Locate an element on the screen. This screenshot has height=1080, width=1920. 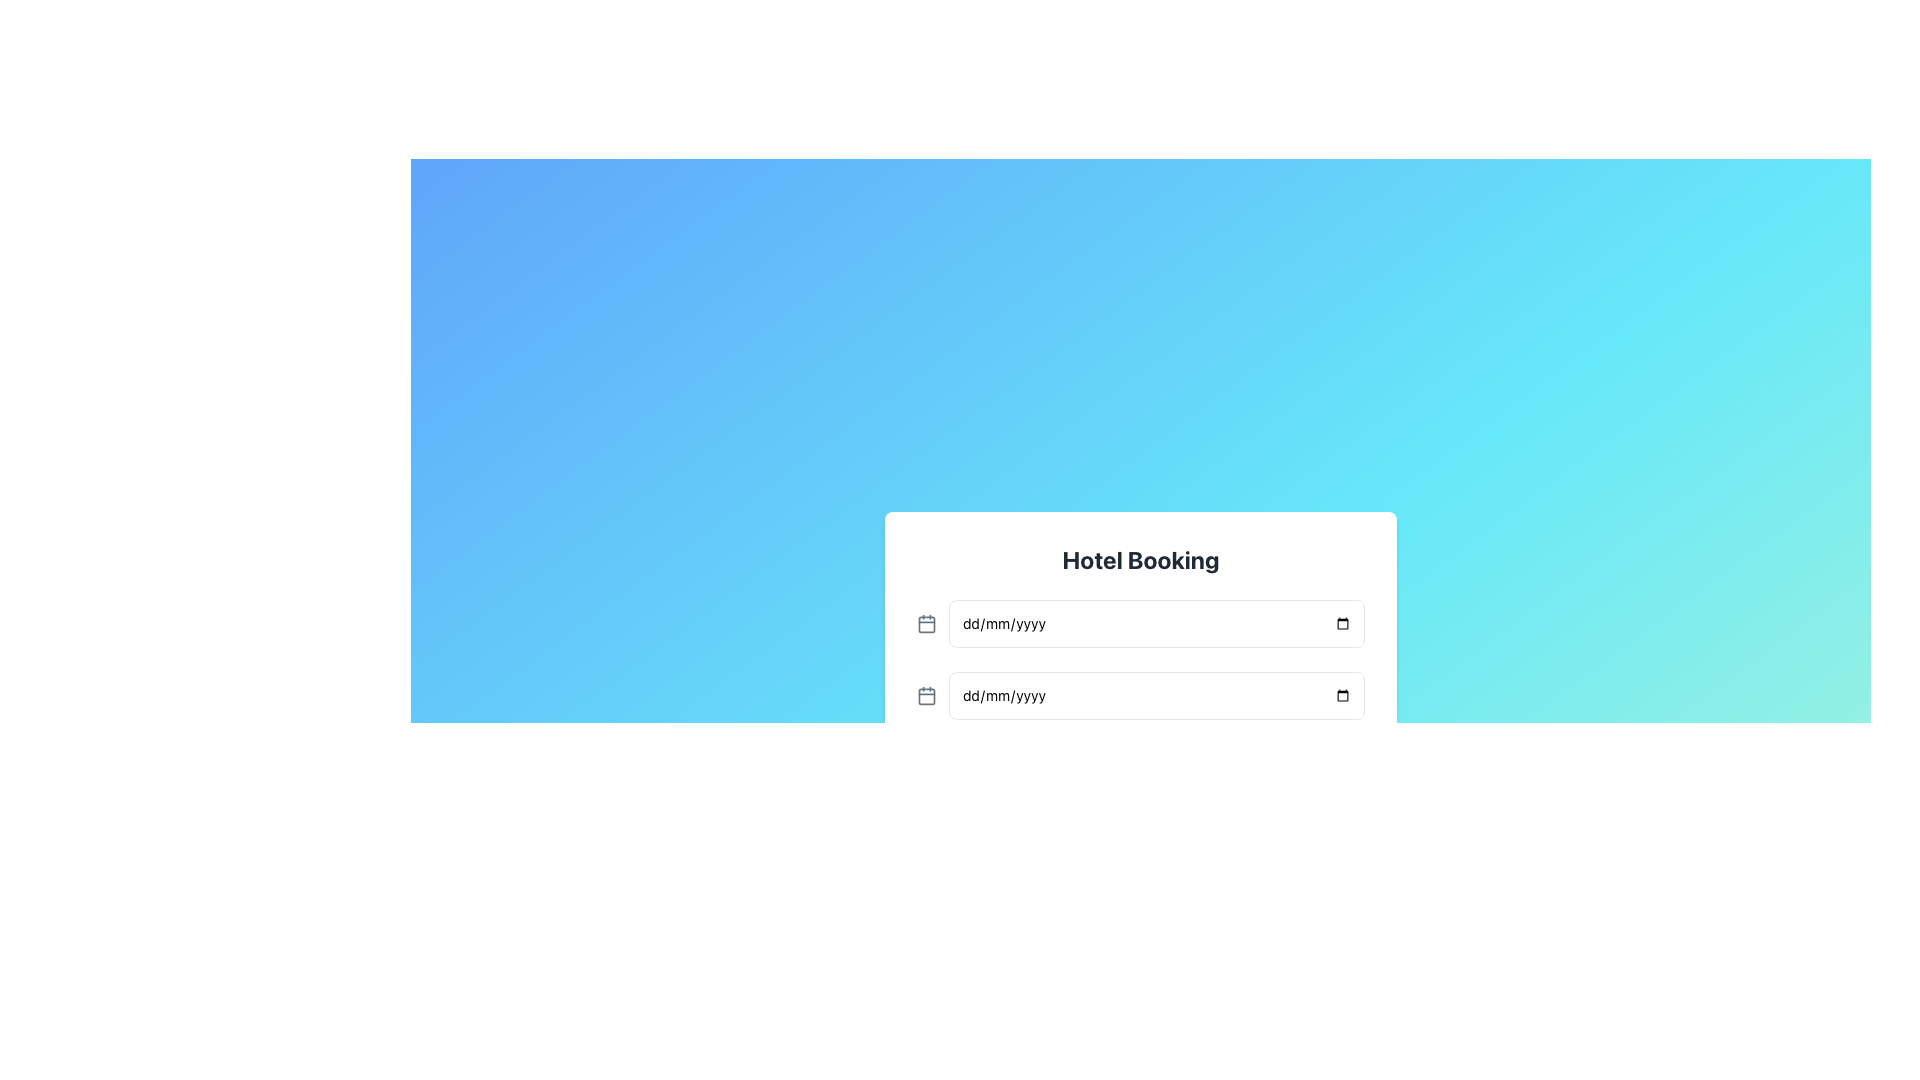
the Date input field to focus on it, allowing for date entry or selection is located at coordinates (1156, 623).